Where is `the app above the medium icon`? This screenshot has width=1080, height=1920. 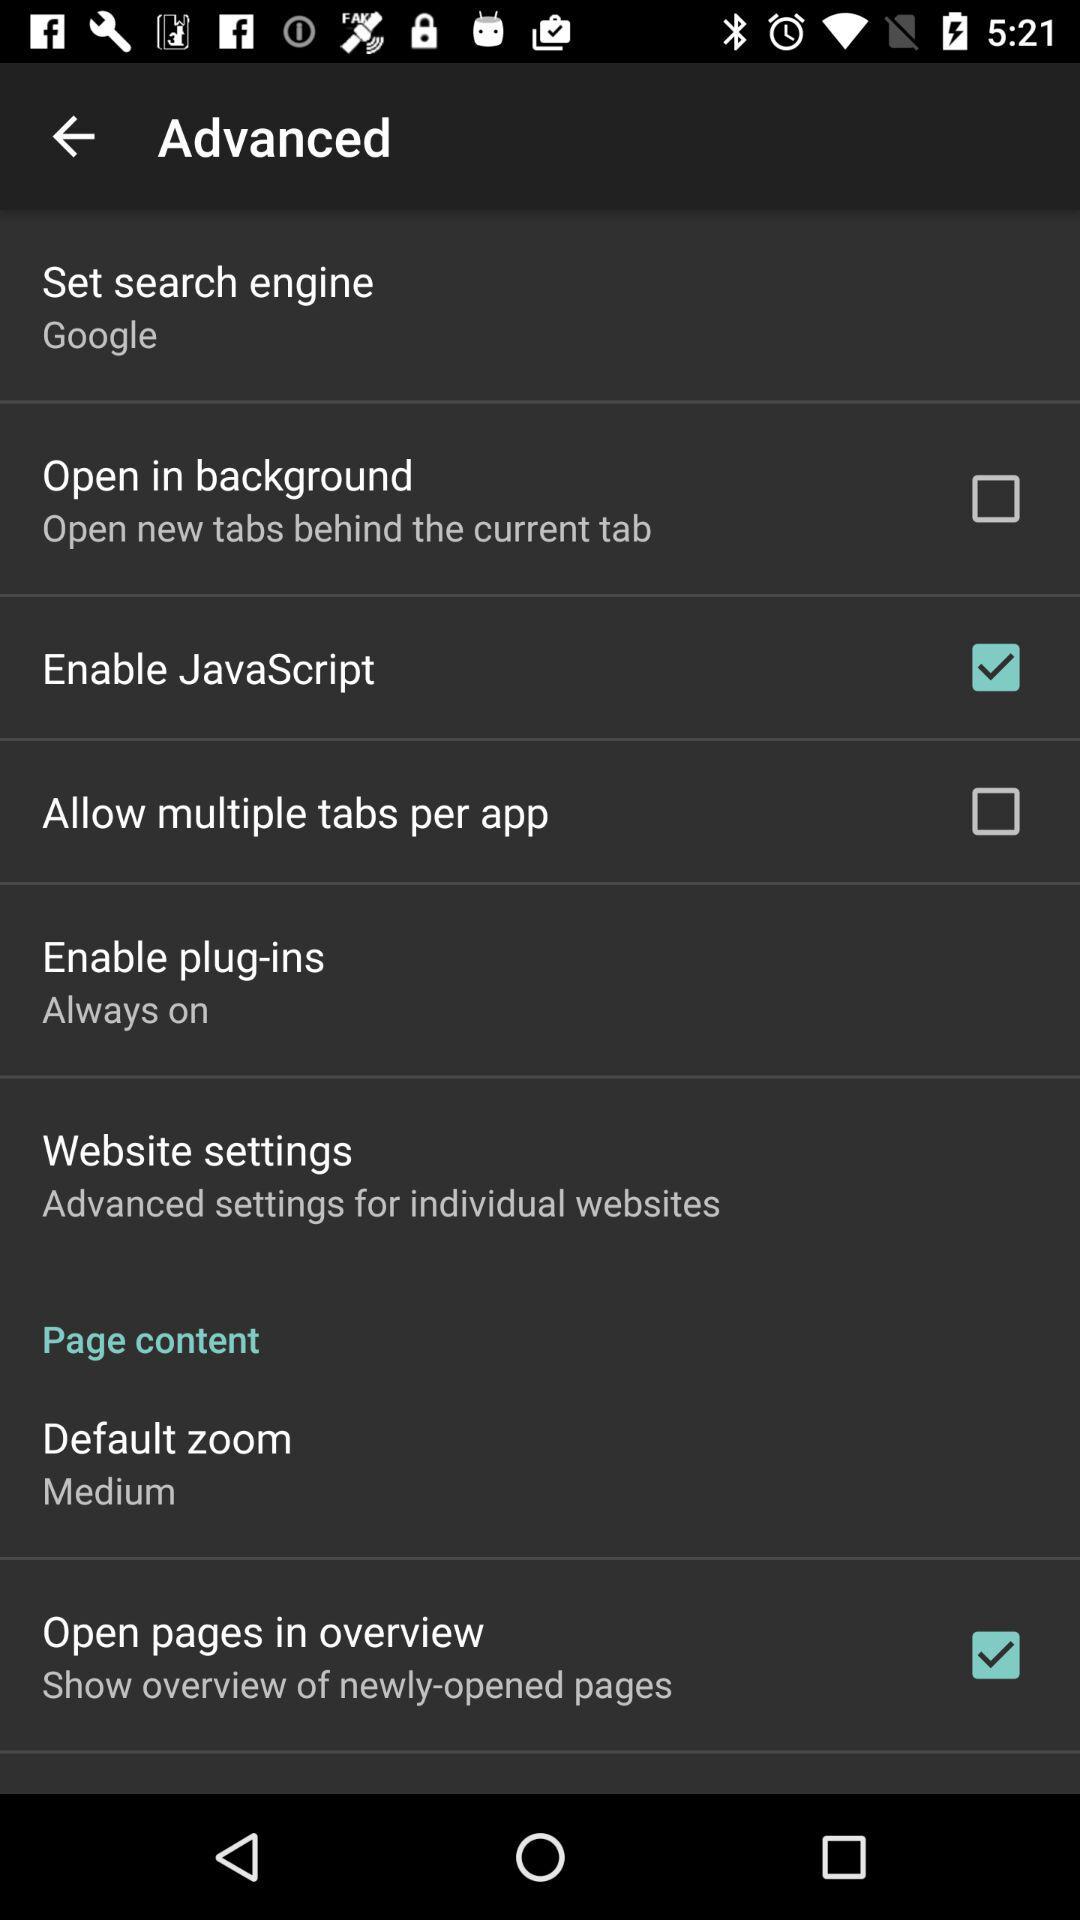
the app above the medium icon is located at coordinates (166, 1435).